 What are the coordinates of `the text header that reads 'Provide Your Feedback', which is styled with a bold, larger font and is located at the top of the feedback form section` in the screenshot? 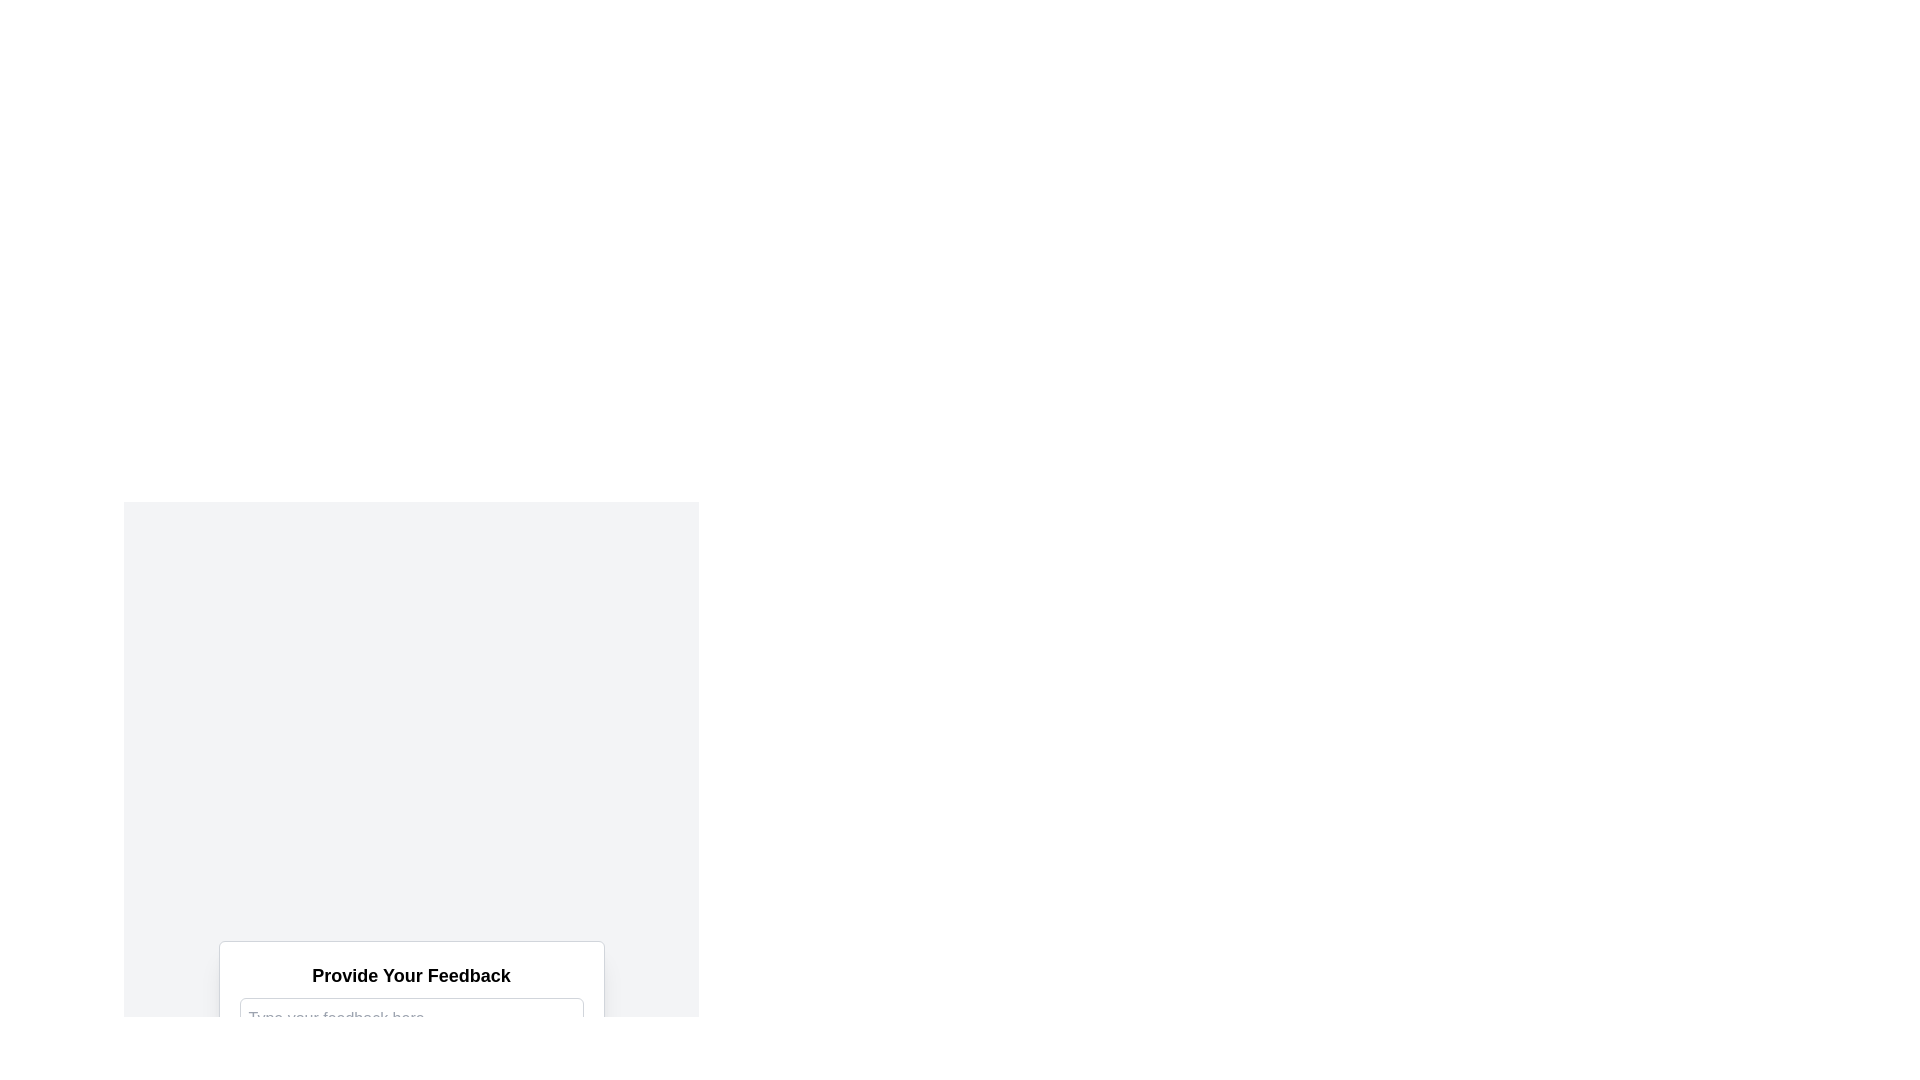 It's located at (410, 974).